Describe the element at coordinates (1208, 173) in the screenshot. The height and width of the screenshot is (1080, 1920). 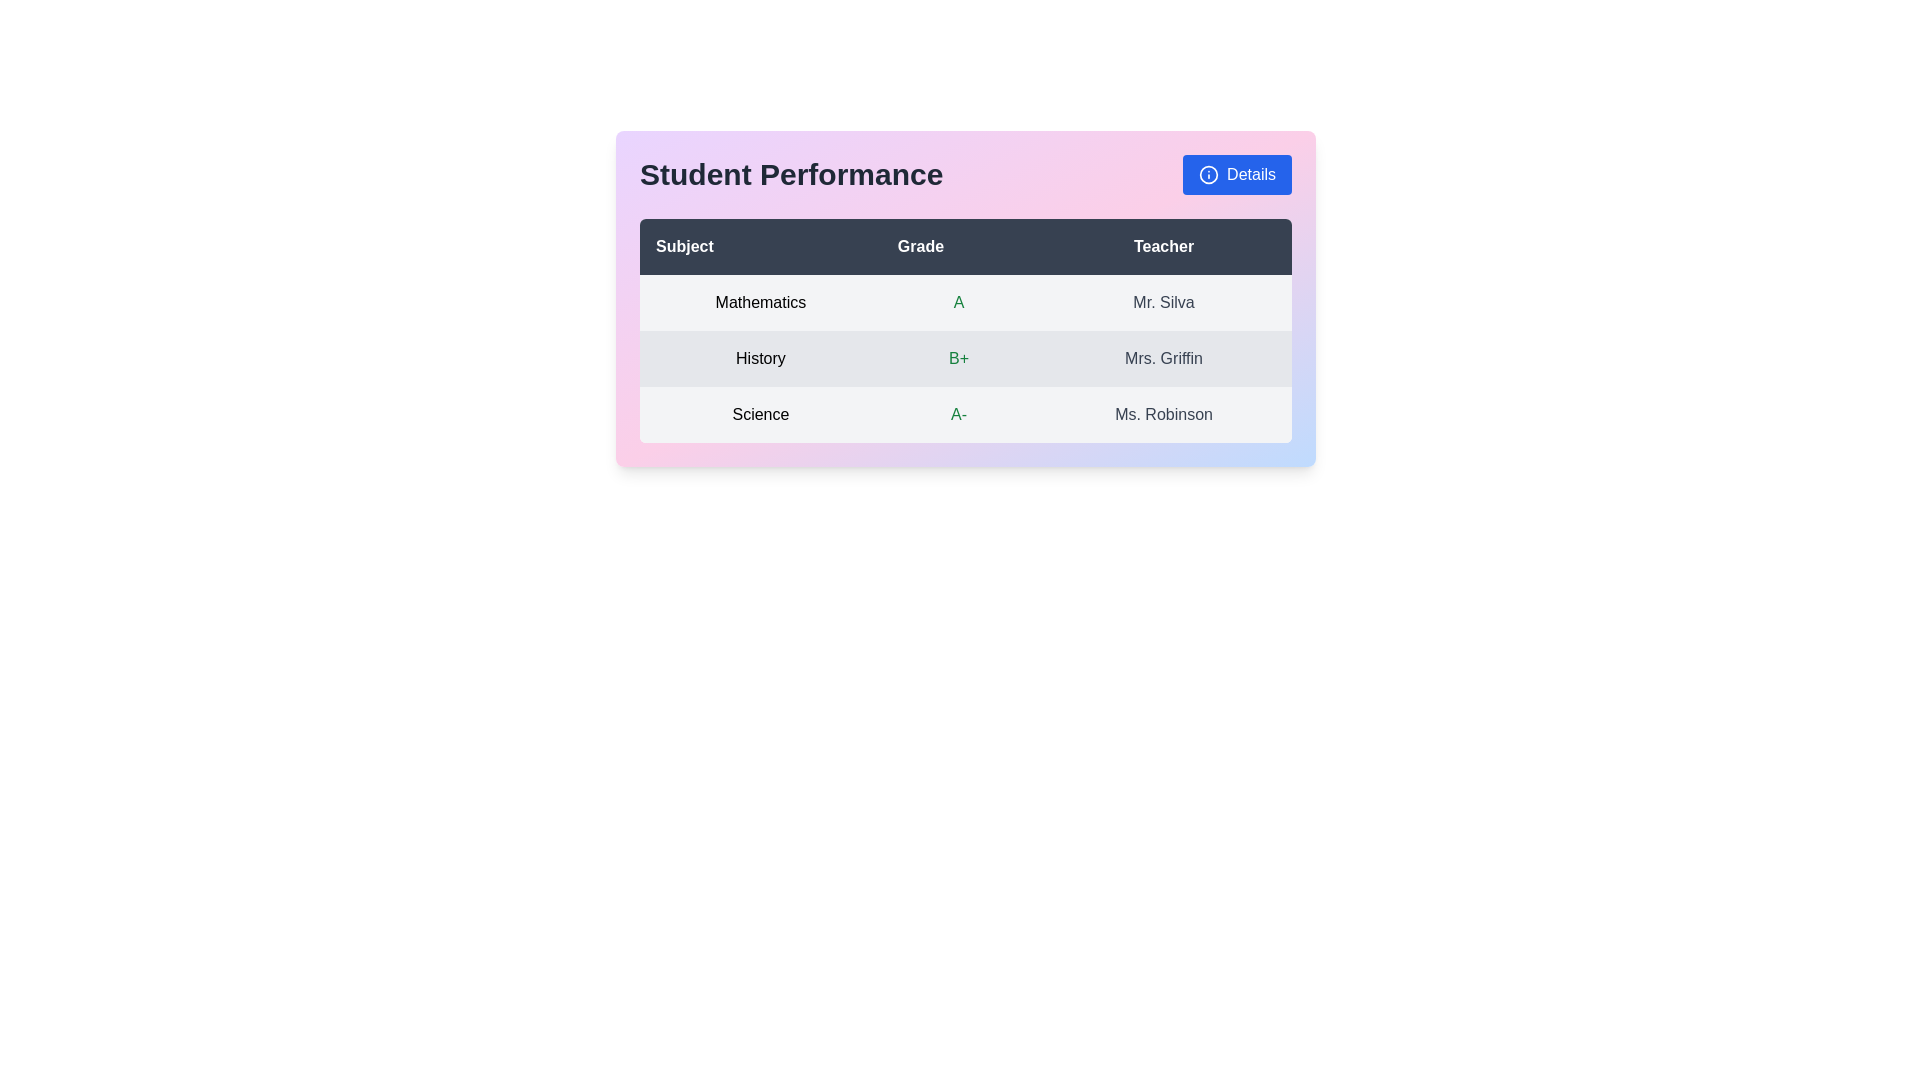
I see `the decorative circle component of the icon located at the top-right of the 'Details' button` at that location.